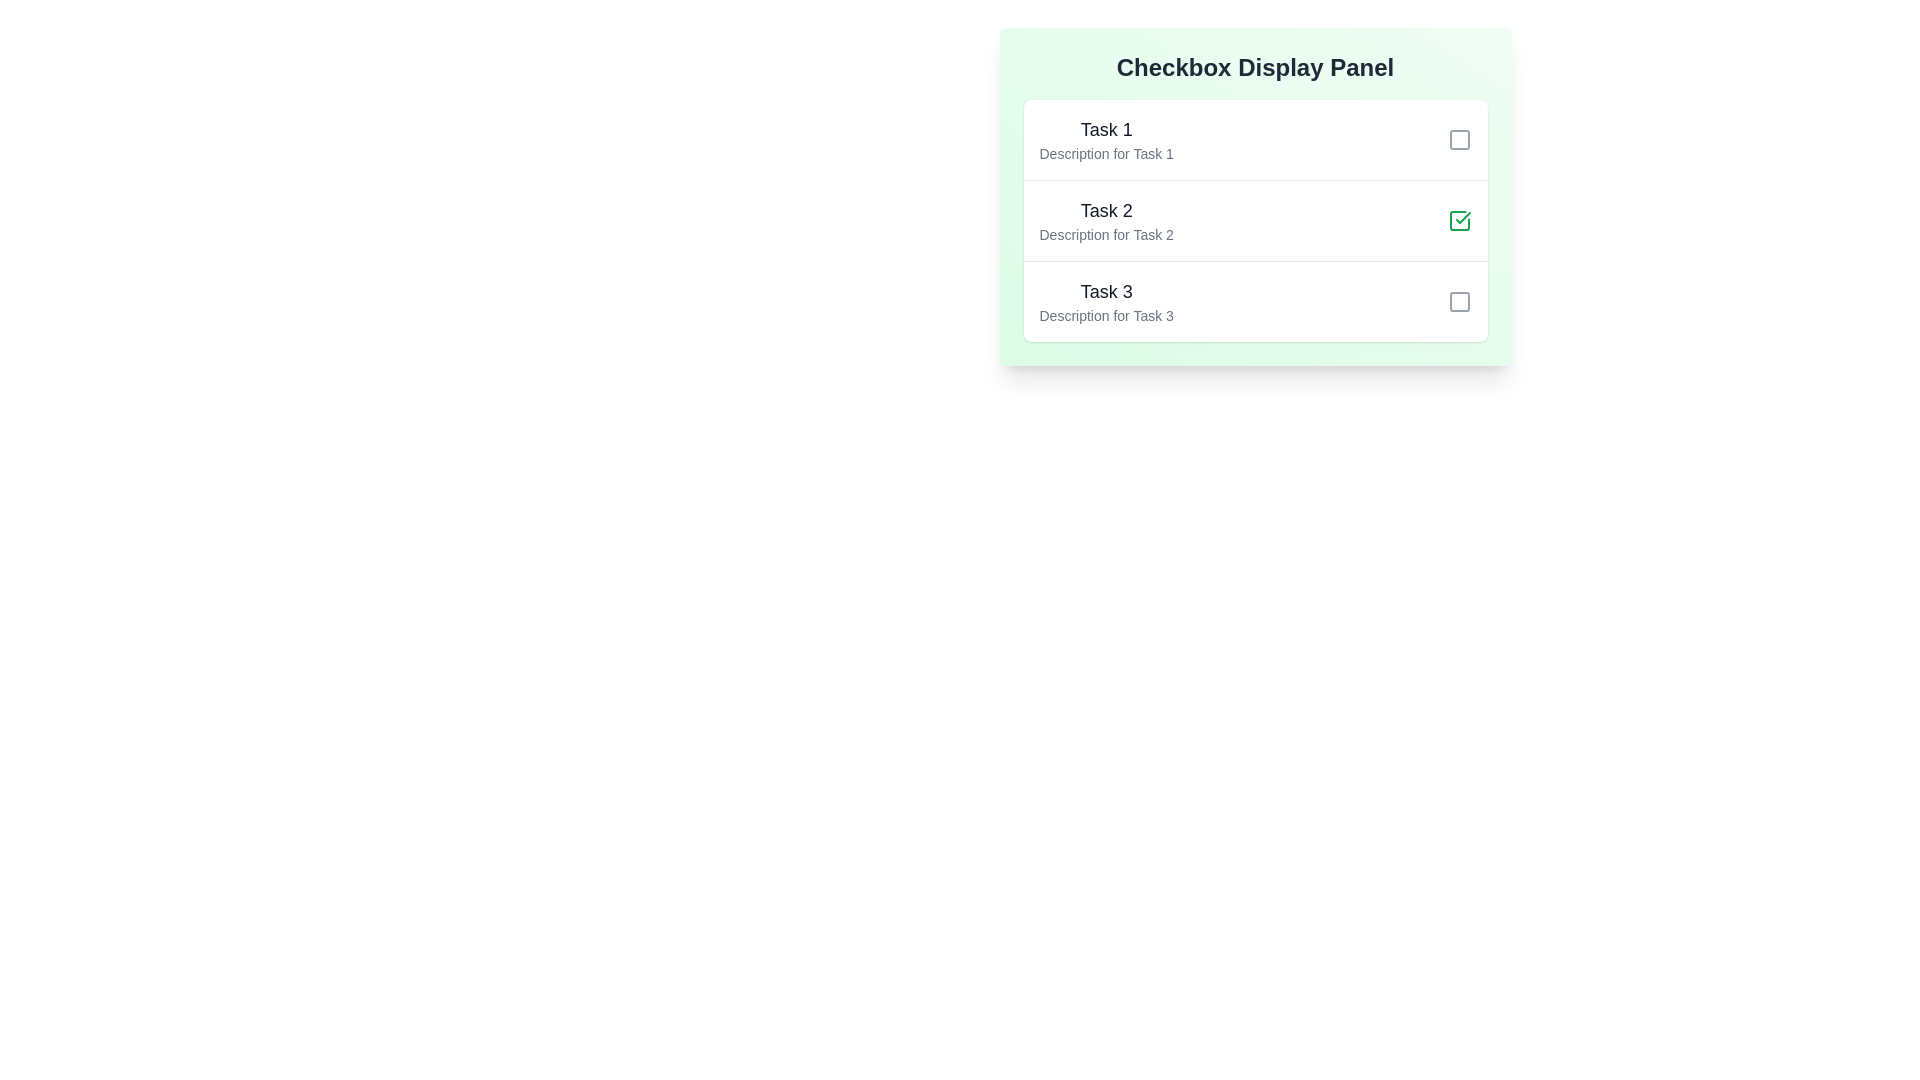 This screenshot has height=1080, width=1920. What do you see at coordinates (1459, 220) in the screenshot?
I see `the checkbox for Task 2` at bounding box center [1459, 220].